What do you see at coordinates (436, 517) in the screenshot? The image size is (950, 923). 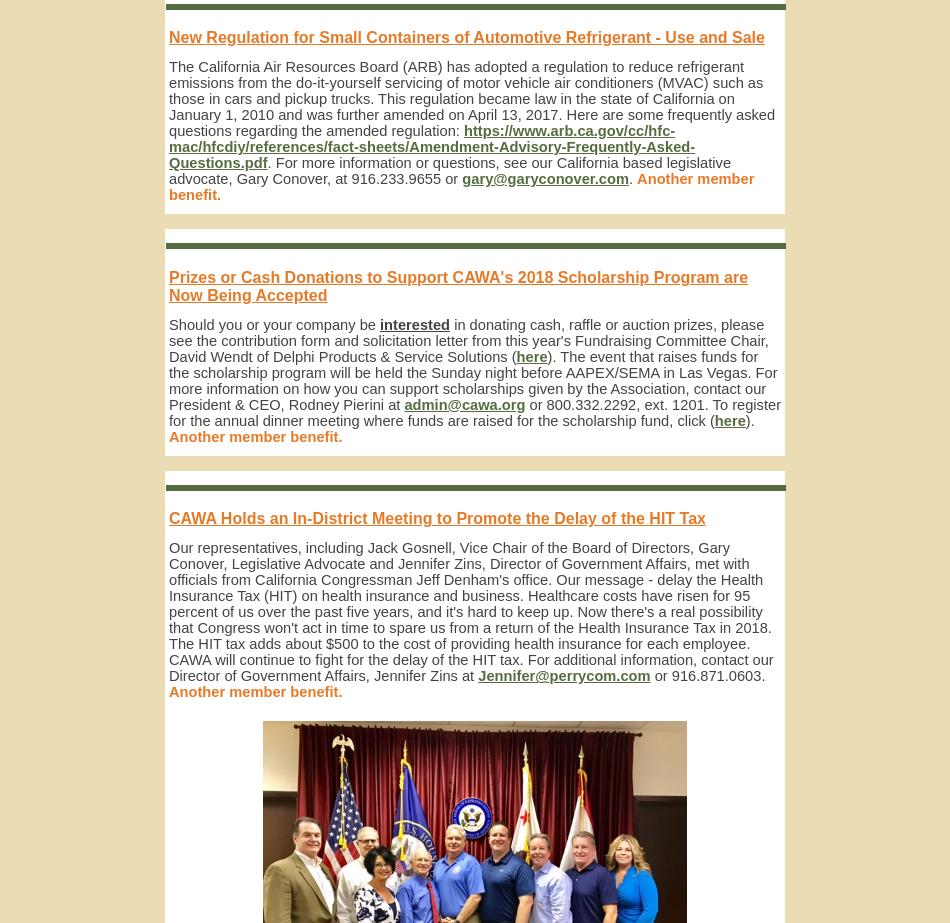 I see `'CAWA Holds an In-District Meeting to Promote the Delay of the HIT Tax'` at bounding box center [436, 517].